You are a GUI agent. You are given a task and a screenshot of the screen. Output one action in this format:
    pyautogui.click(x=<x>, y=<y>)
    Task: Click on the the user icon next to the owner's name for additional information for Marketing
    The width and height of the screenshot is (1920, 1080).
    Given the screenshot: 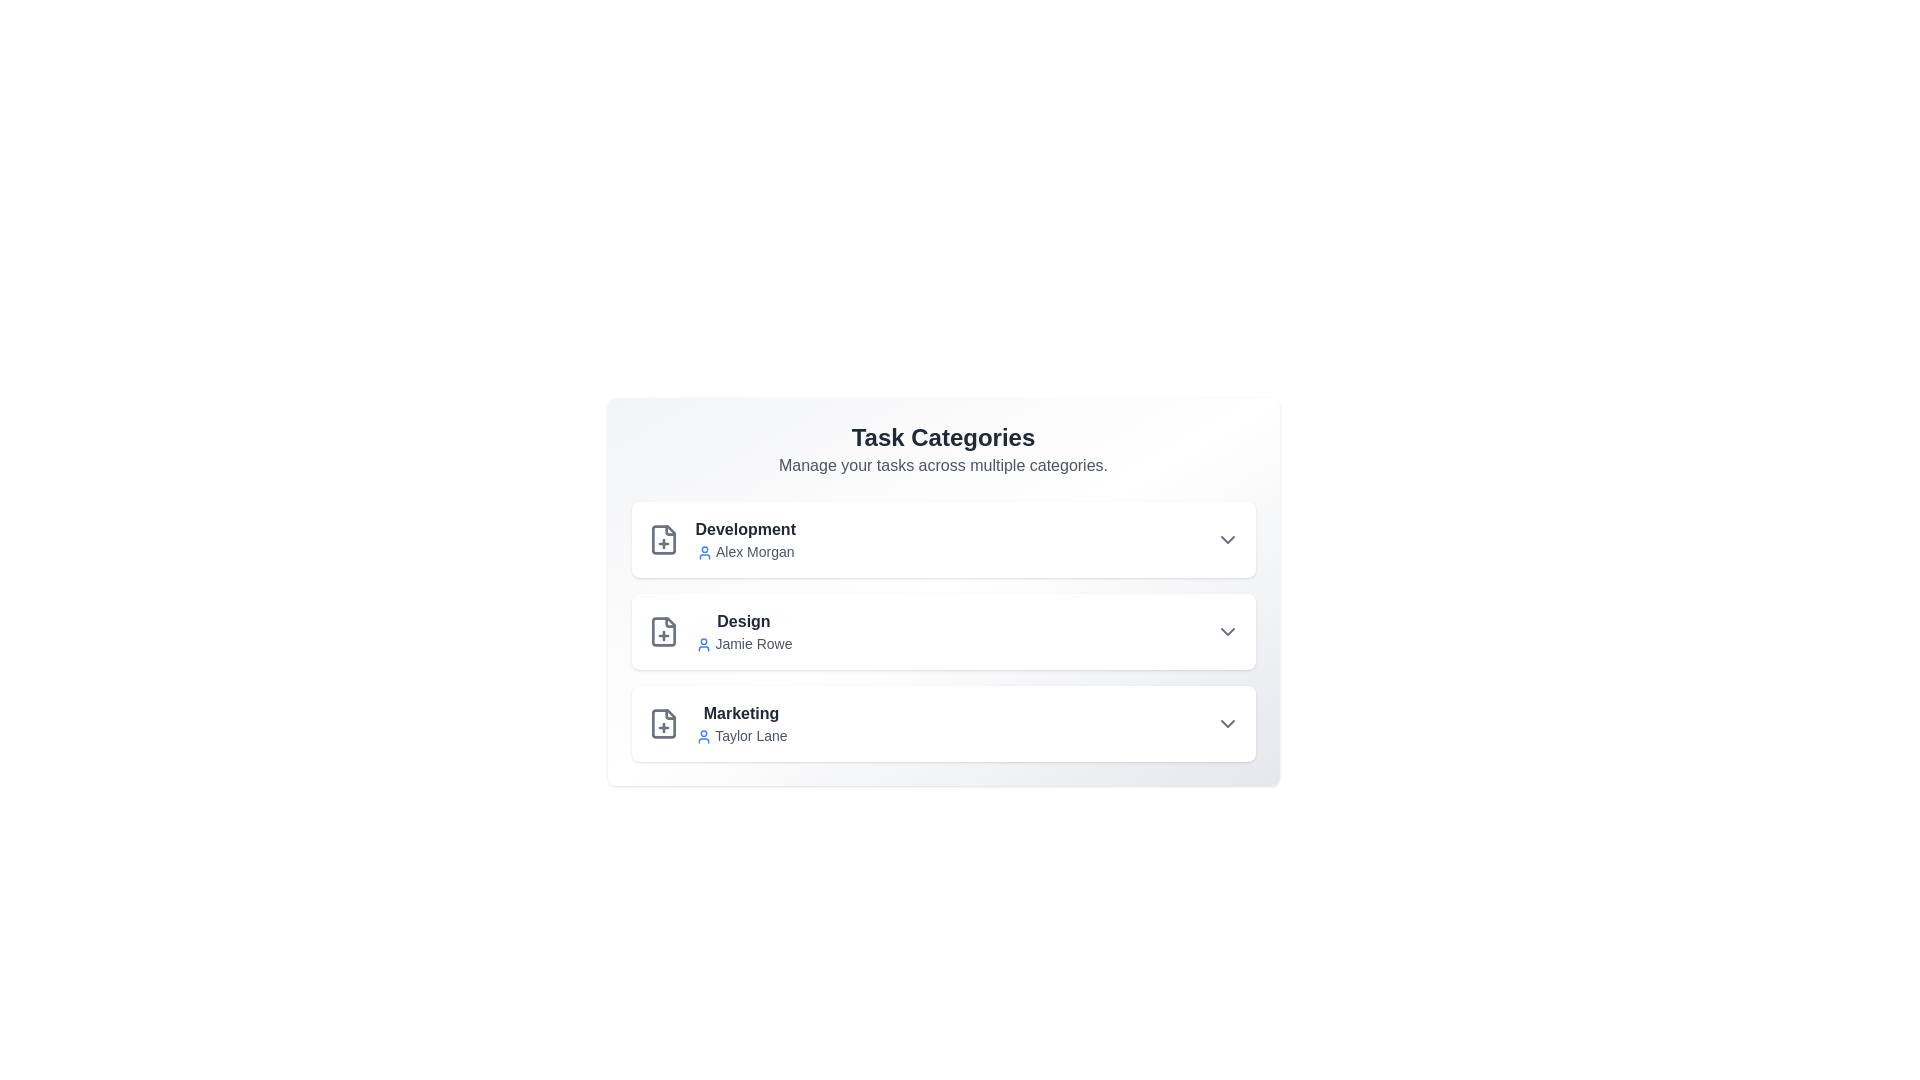 What is the action you would take?
    pyautogui.click(x=703, y=737)
    